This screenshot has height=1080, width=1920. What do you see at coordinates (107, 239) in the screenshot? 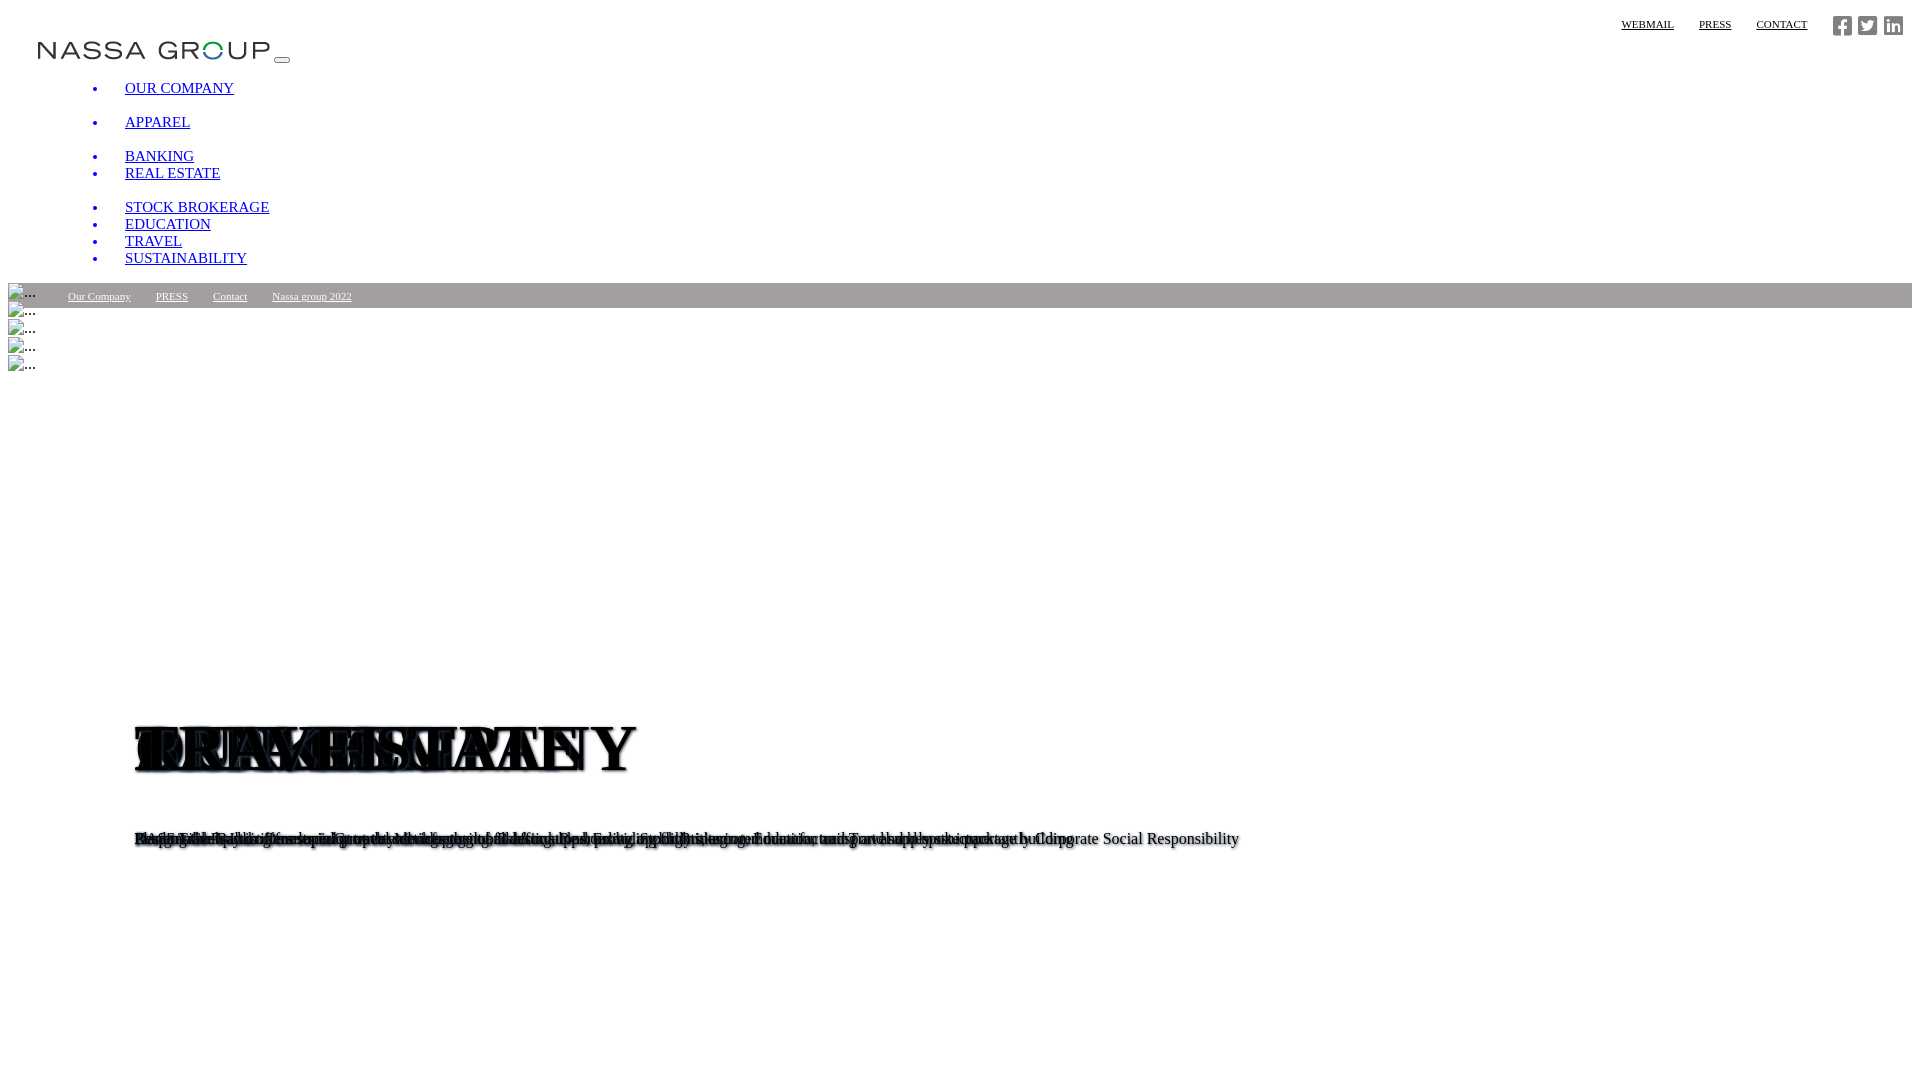
I see `'TRAVEL'` at bounding box center [107, 239].